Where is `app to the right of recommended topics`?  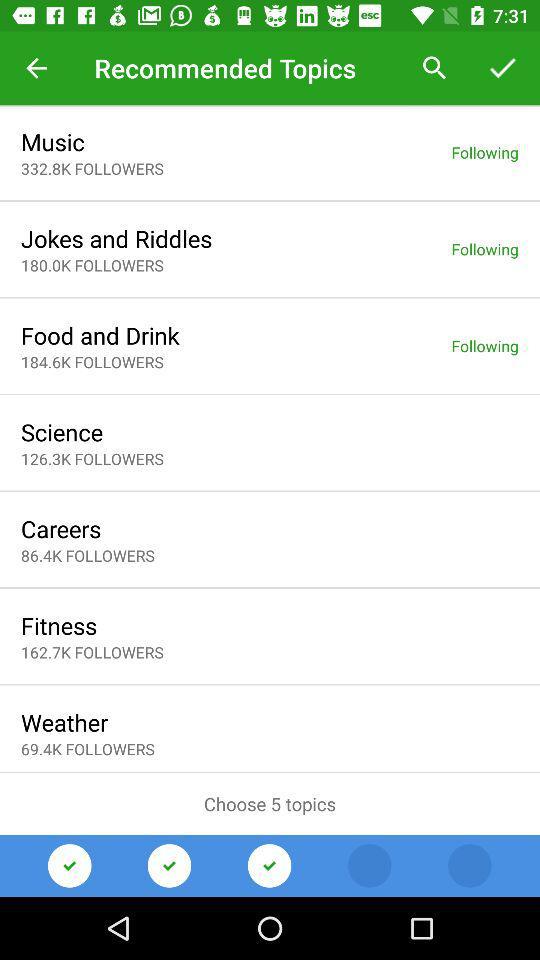 app to the right of recommended topics is located at coordinates (434, 68).